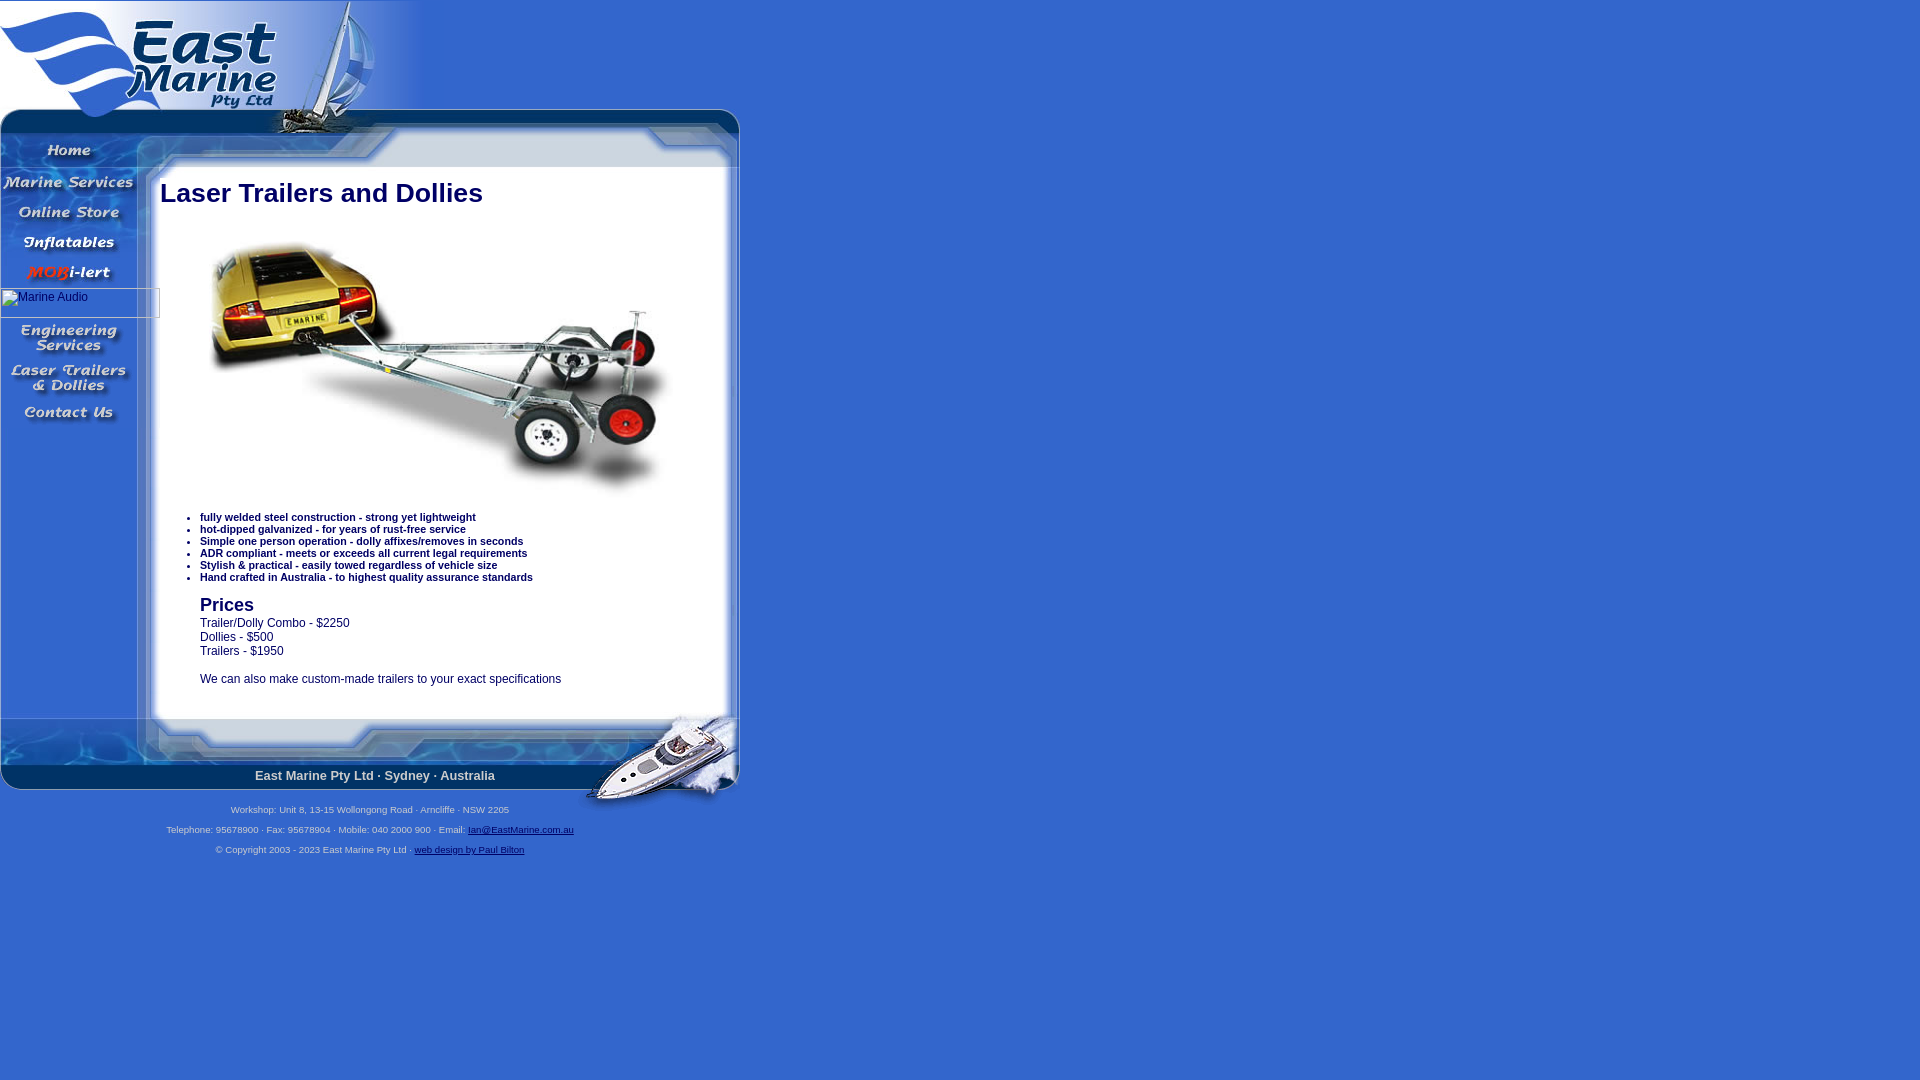  Describe the element at coordinates (469, 849) in the screenshot. I see `'web design by Paul Bilton'` at that location.